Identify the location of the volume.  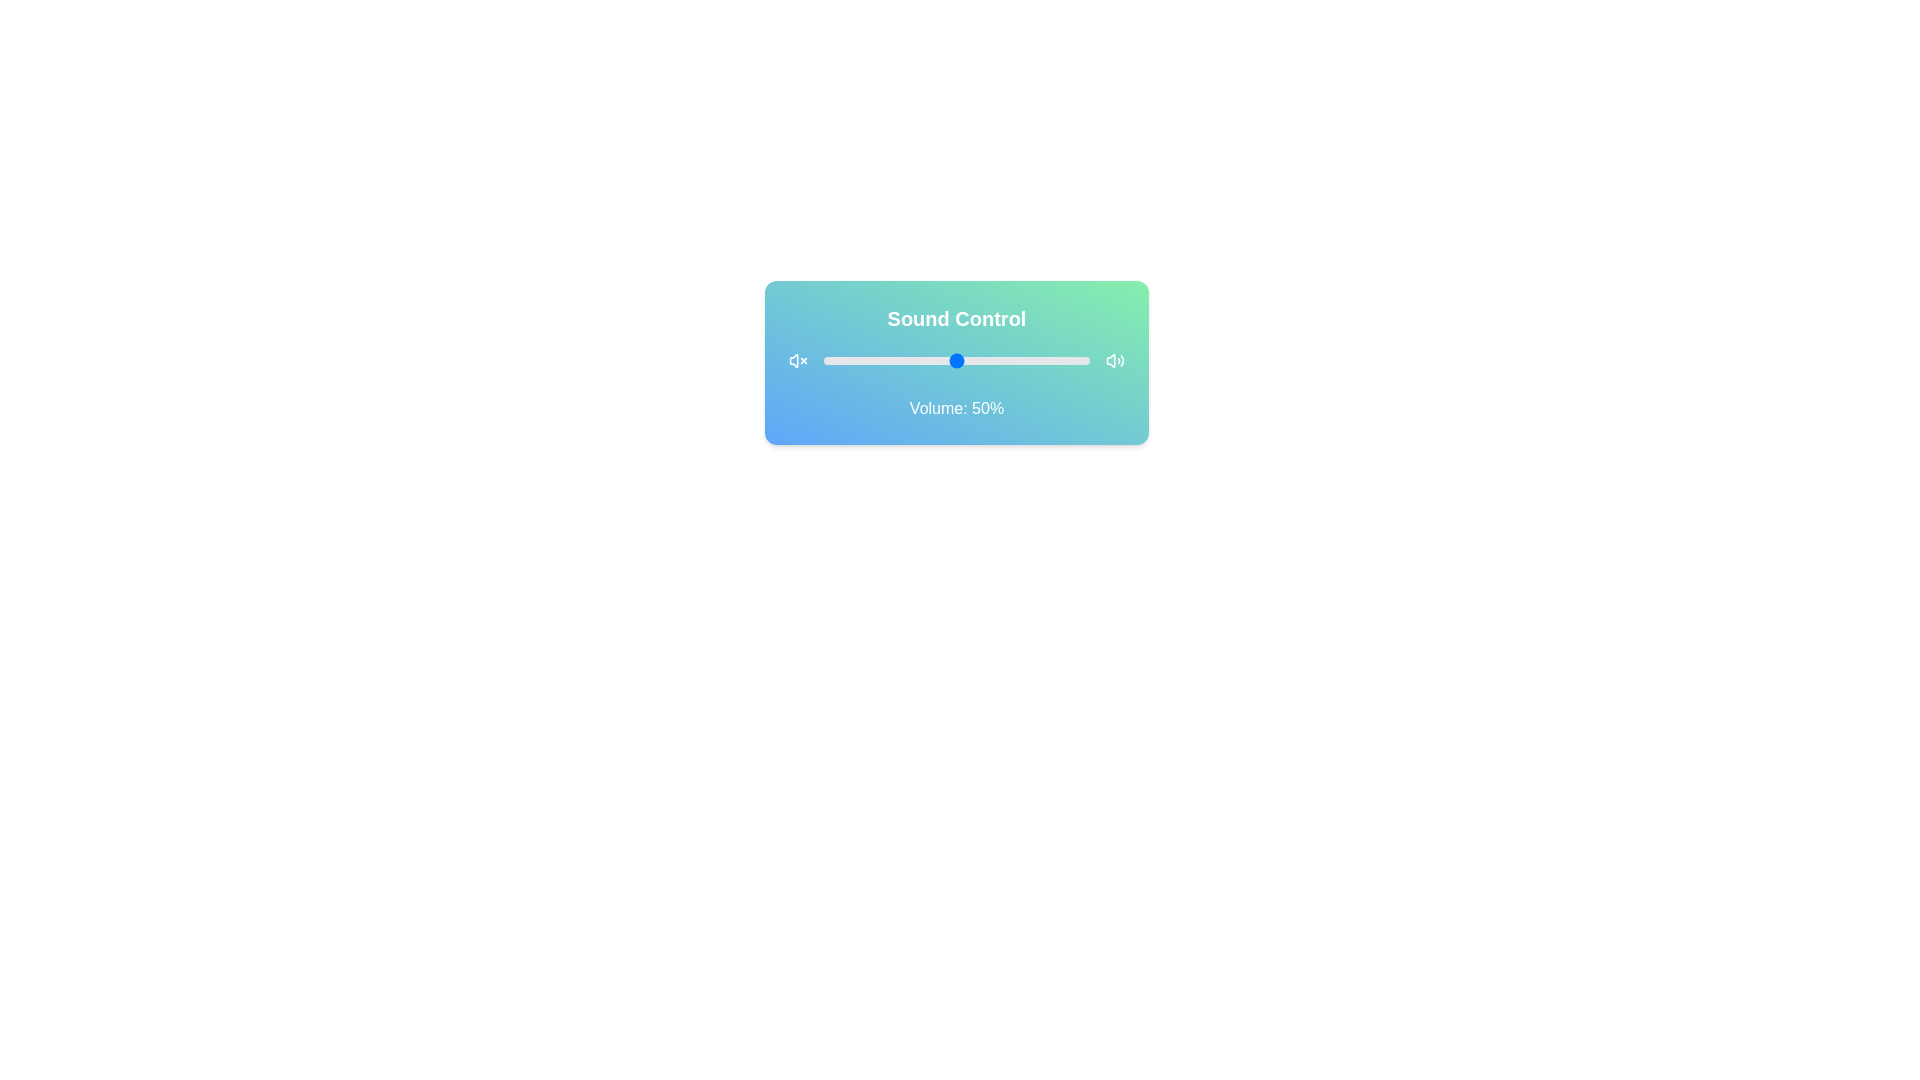
(840, 361).